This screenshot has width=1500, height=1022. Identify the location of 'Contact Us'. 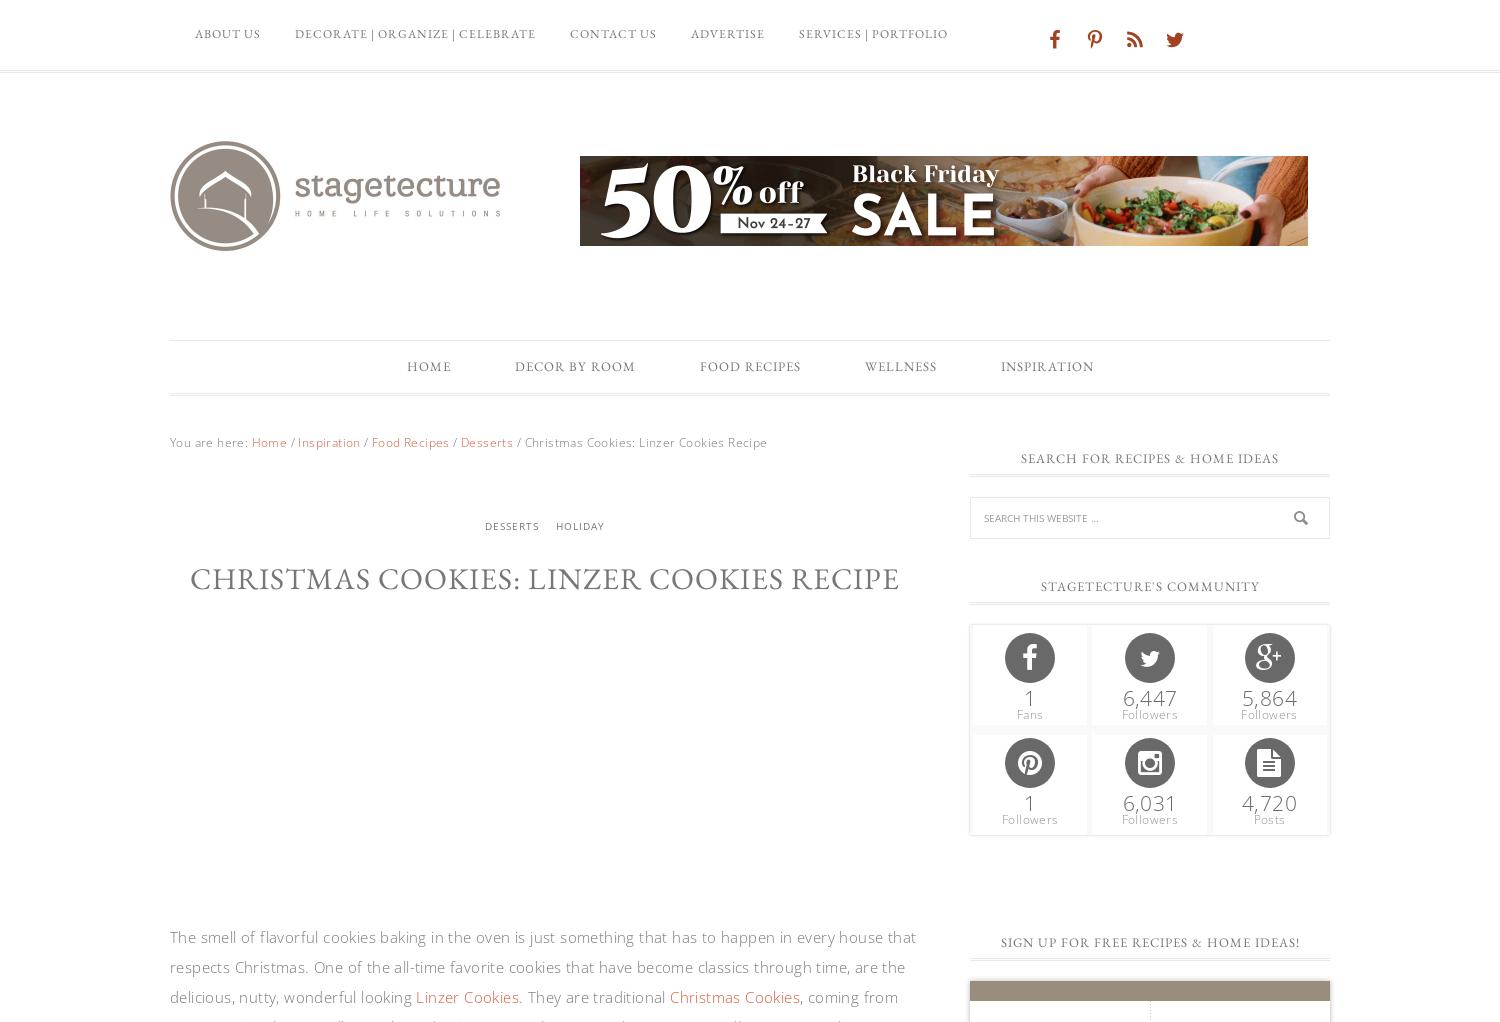
(612, 33).